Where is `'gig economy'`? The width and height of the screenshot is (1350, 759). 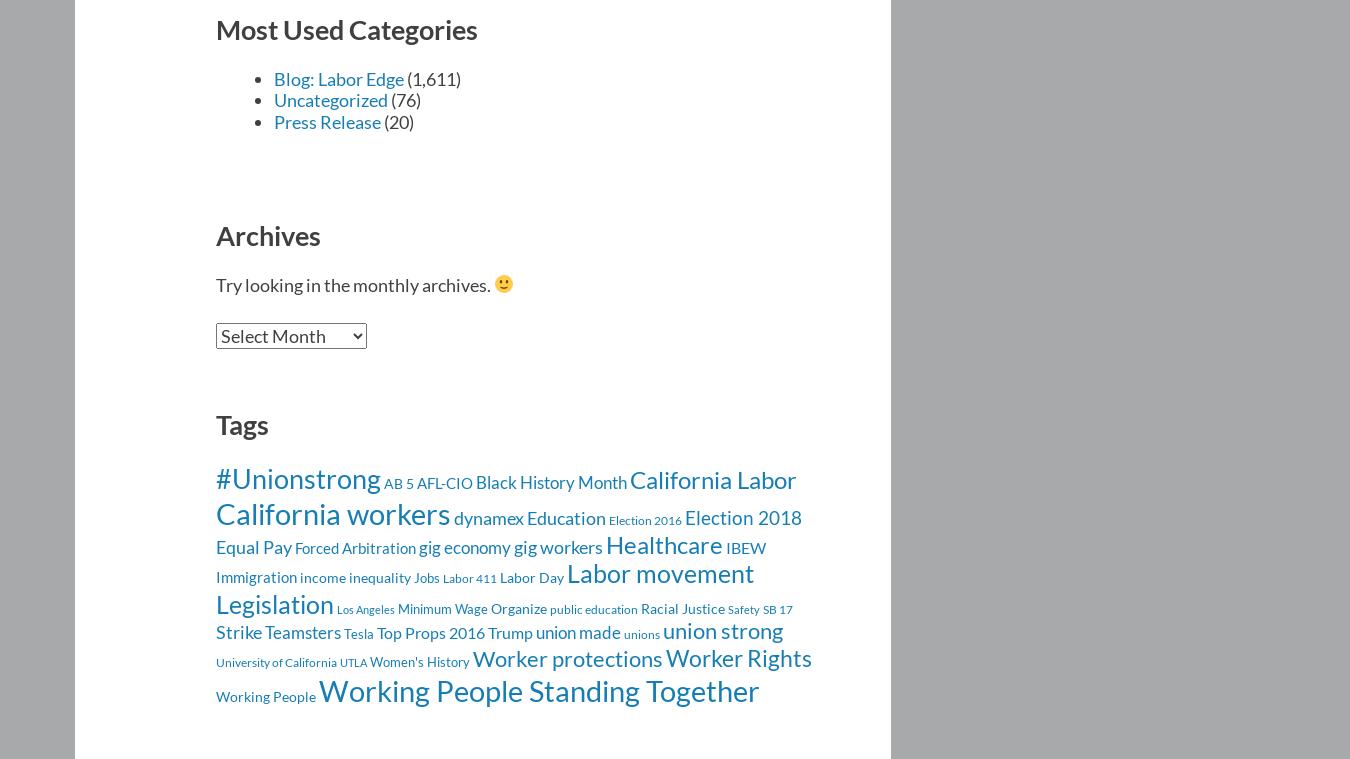
'gig economy' is located at coordinates (419, 545).